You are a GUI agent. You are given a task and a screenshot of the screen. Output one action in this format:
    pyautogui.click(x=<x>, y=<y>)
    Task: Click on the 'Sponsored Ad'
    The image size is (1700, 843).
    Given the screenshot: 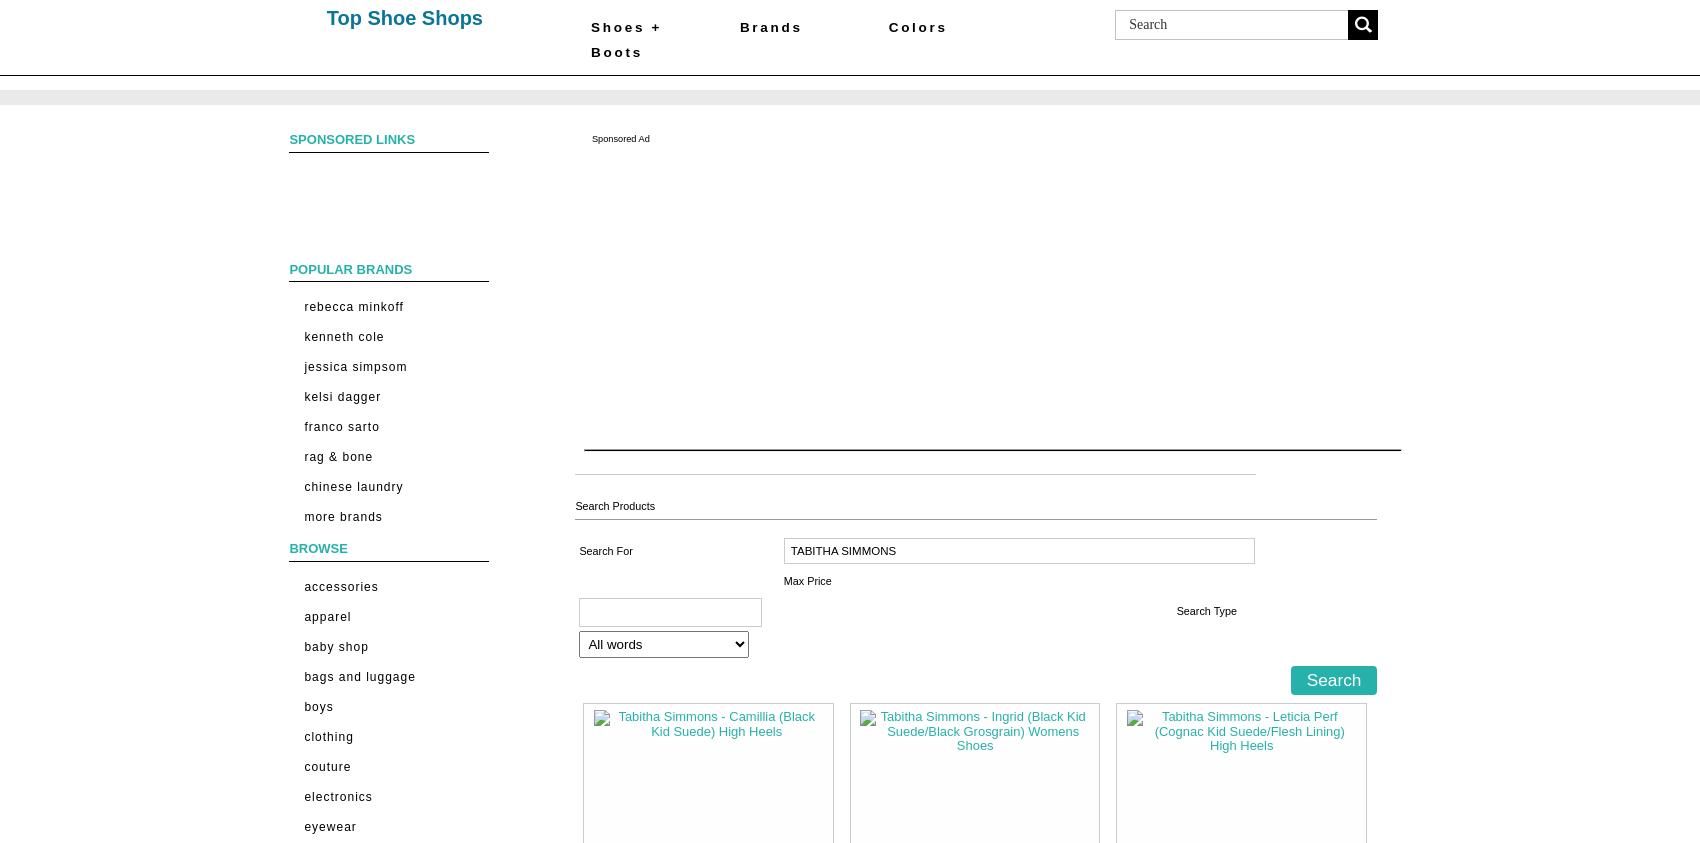 What is the action you would take?
    pyautogui.click(x=618, y=136)
    